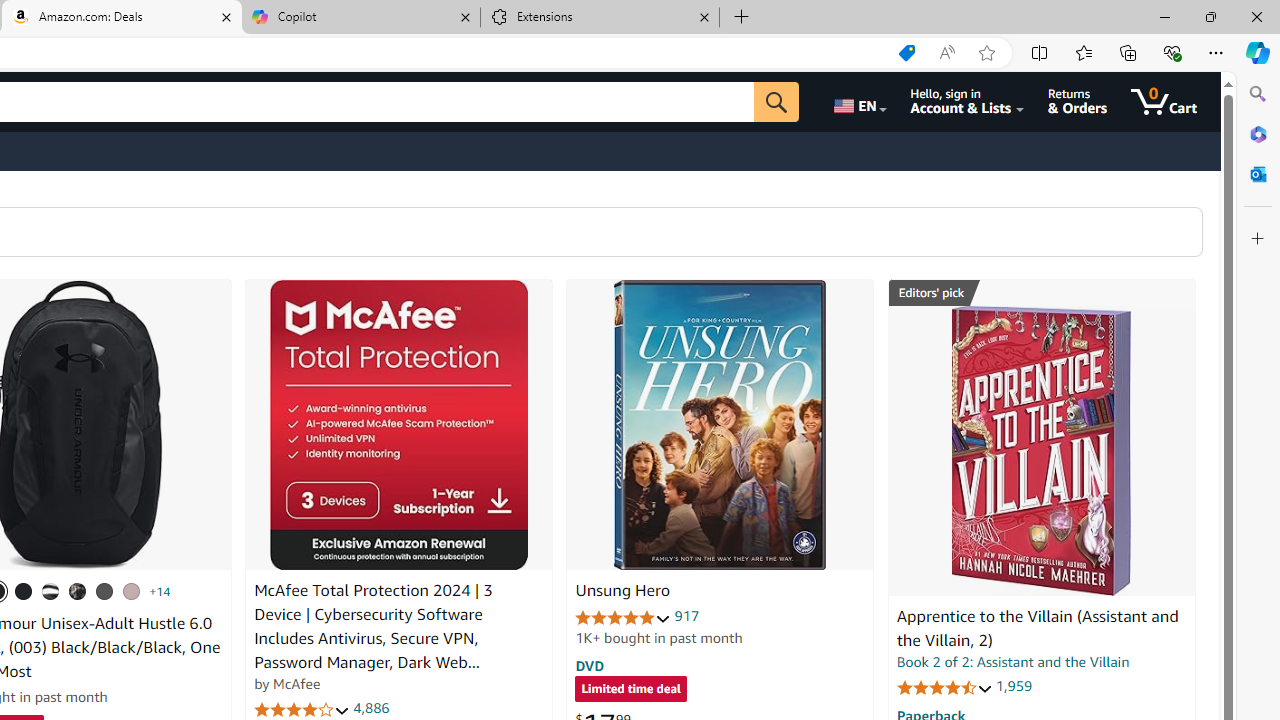 The height and width of the screenshot is (720, 1280). What do you see at coordinates (160, 590) in the screenshot?
I see `'+14'` at bounding box center [160, 590].